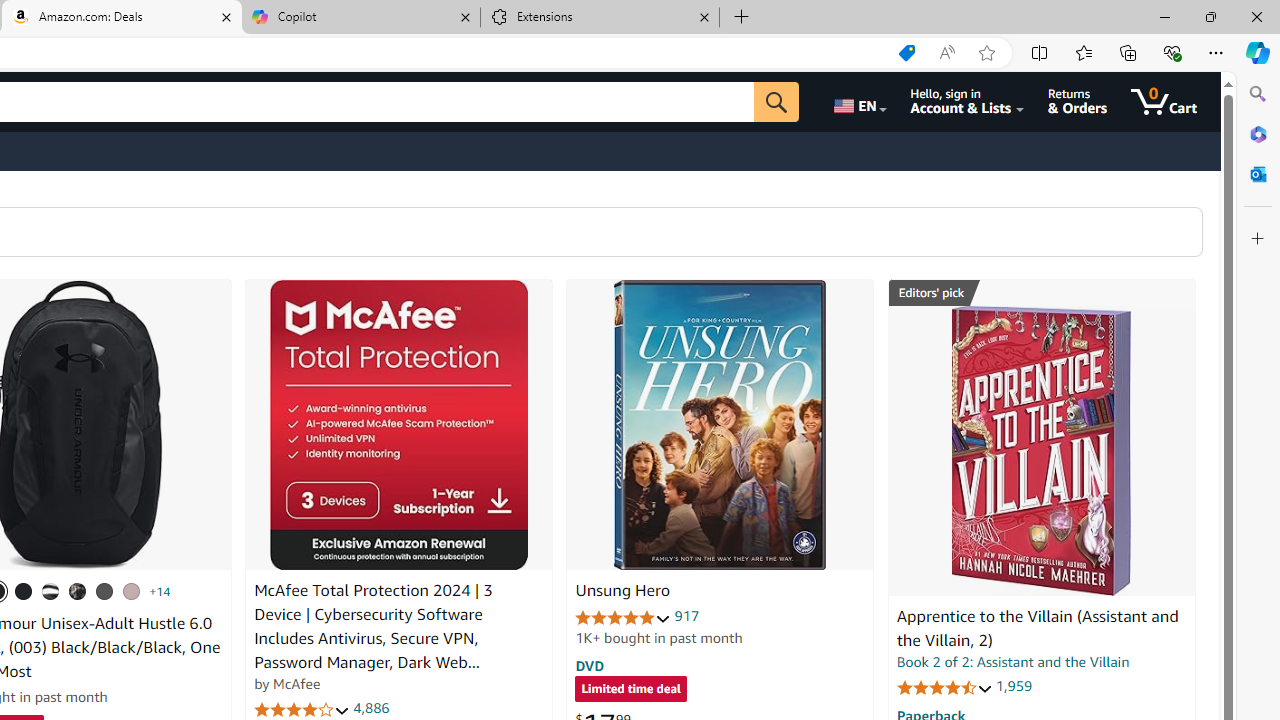 The height and width of the screenshot is (720, 1280). What do you see at coordinates (160, 590) in the screenshot?
I see `'+14'` at bounding box center [160, 590].